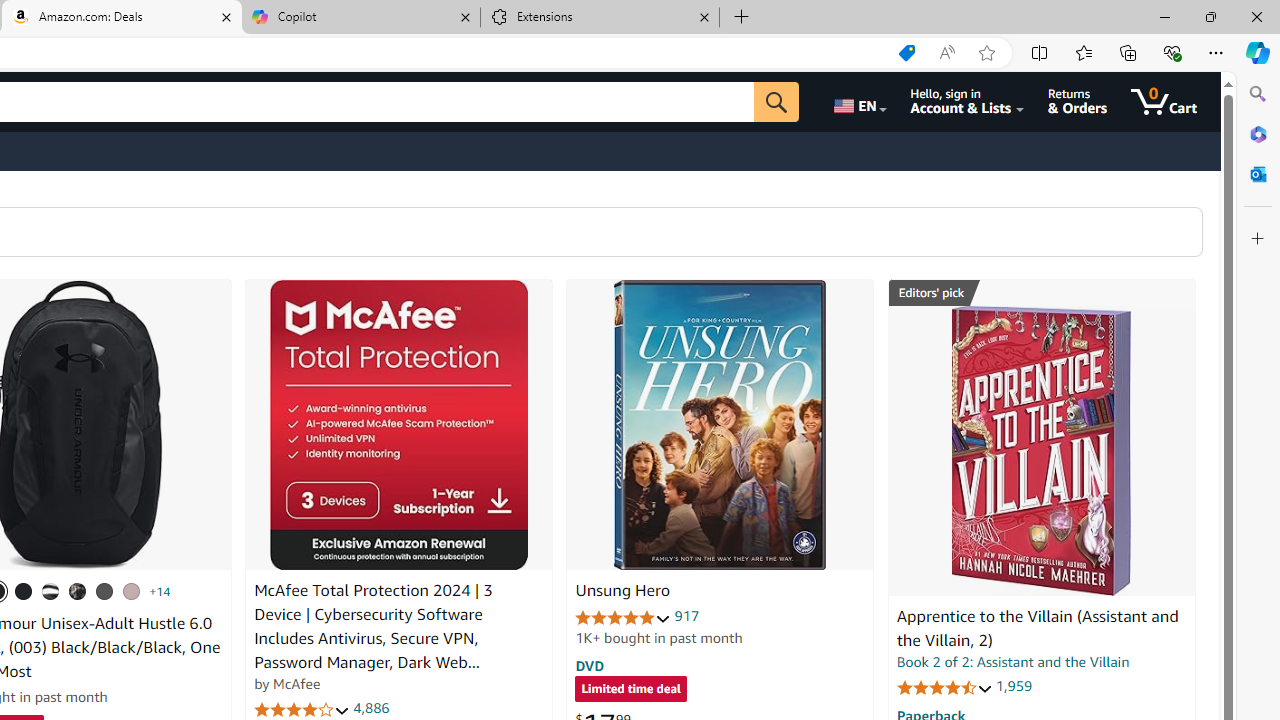 The height and width of the screenshot is (720, 1280). What do you see at coordinates (160, 590) in the screenshot?
I see `'+14'` at bounding box center [160, 590].